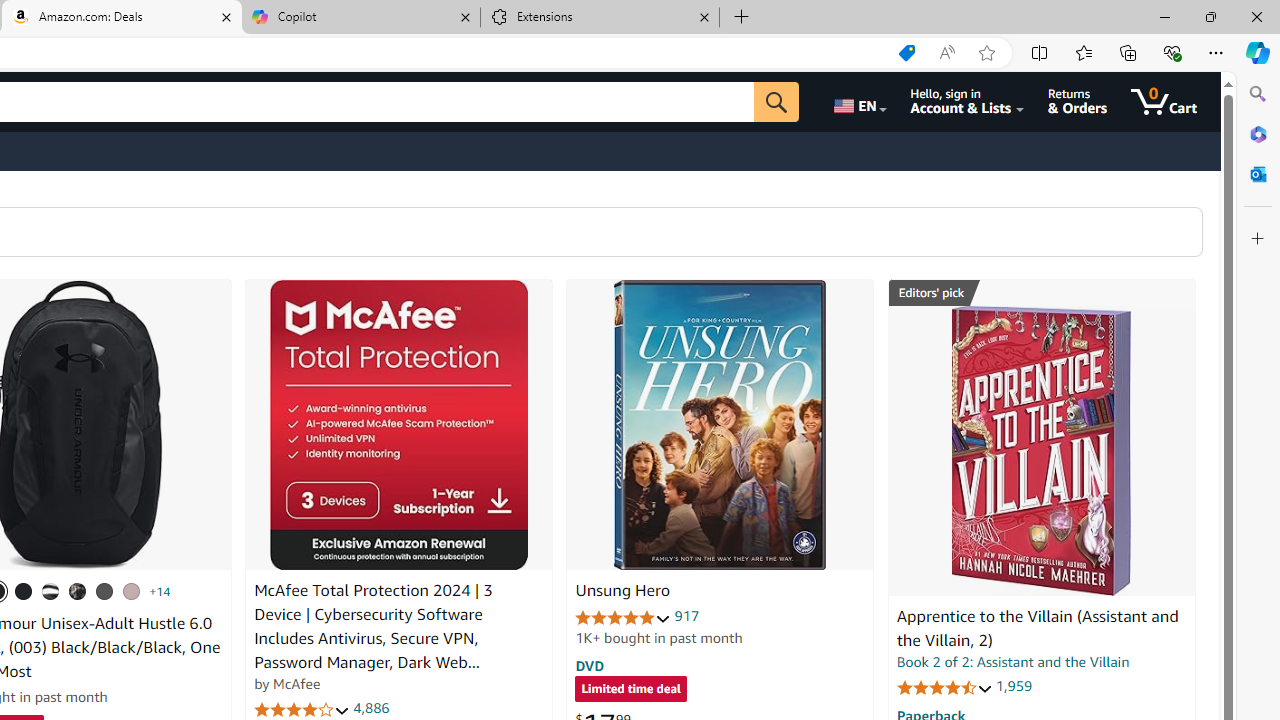 The height and width of the screenshot is (720, 1280). What do you see at coordinates (160, 590) in the screenshot?
I see `'+14'` at bounding box center [160, 590].